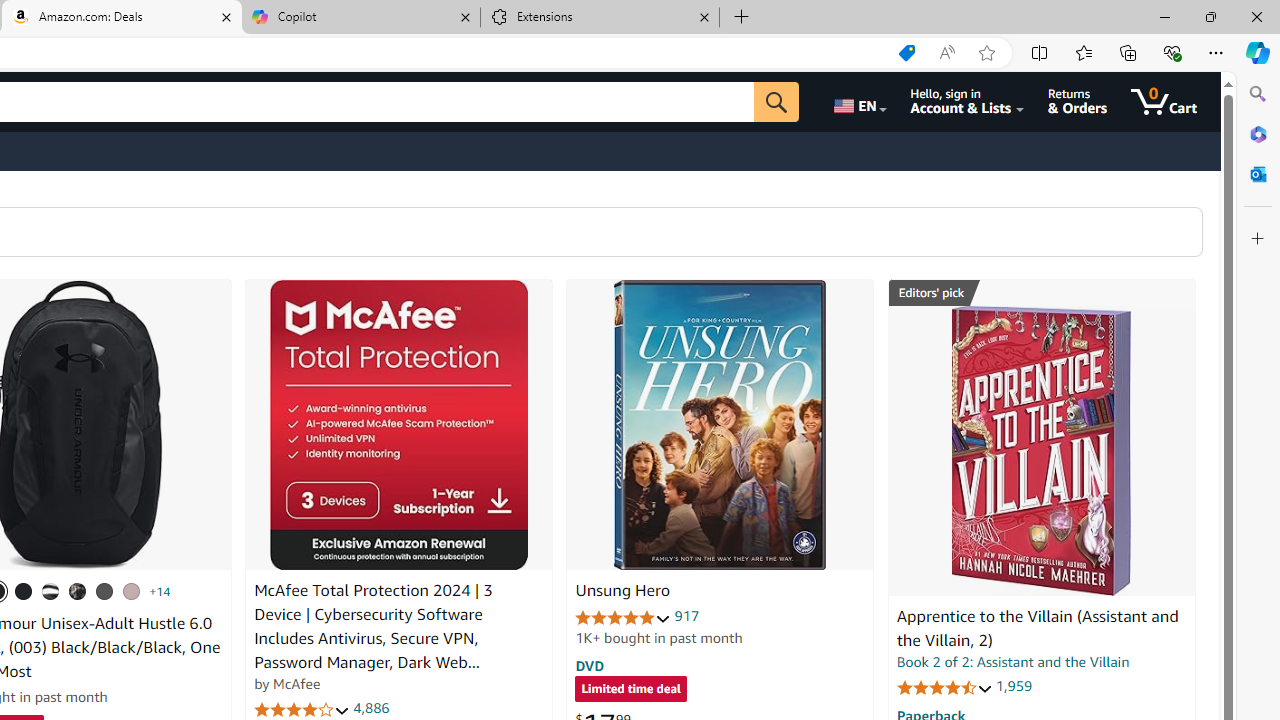 The height and width of the screenshot is (720, 1280). What do you see at coordinates (160, 590) in the screenshot?
I see `'+14'` at bounding box center [160, 590].